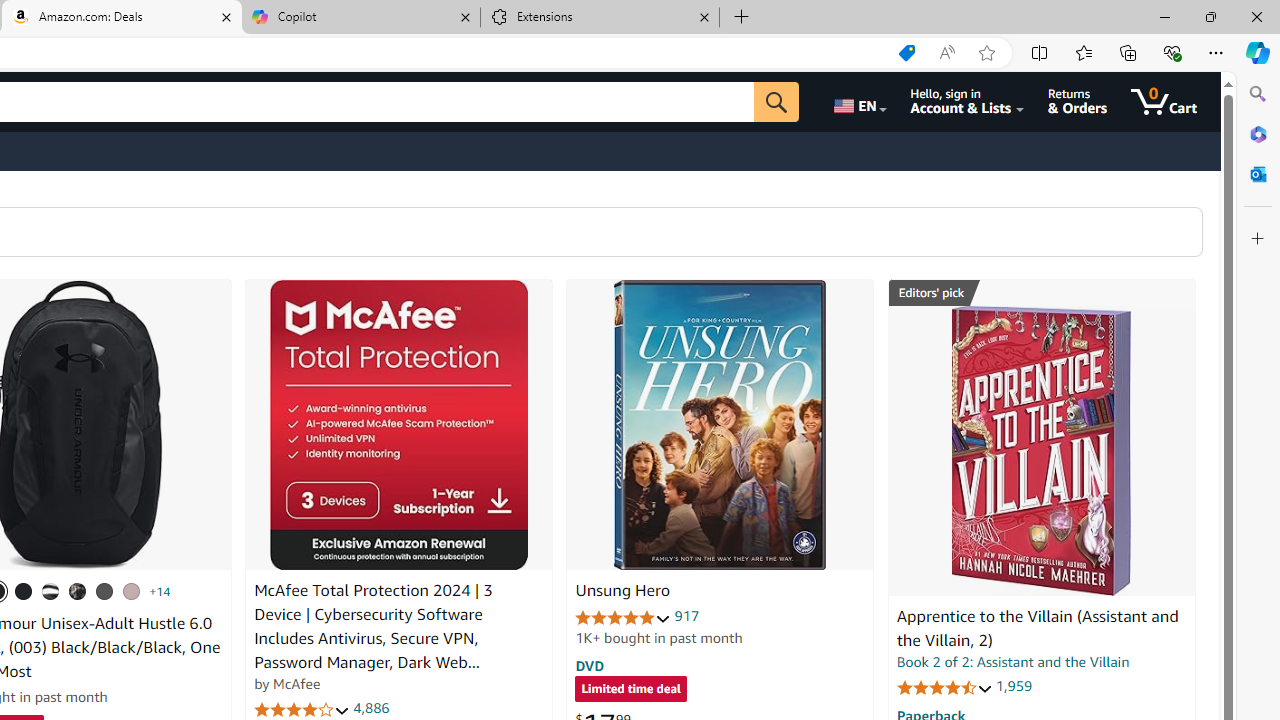 The height and width of the screenshot is (720, 1280). What do you see at coordinates (160, 590) in the screenshot?
I see `'+14'` at bounding box center [160, 590].